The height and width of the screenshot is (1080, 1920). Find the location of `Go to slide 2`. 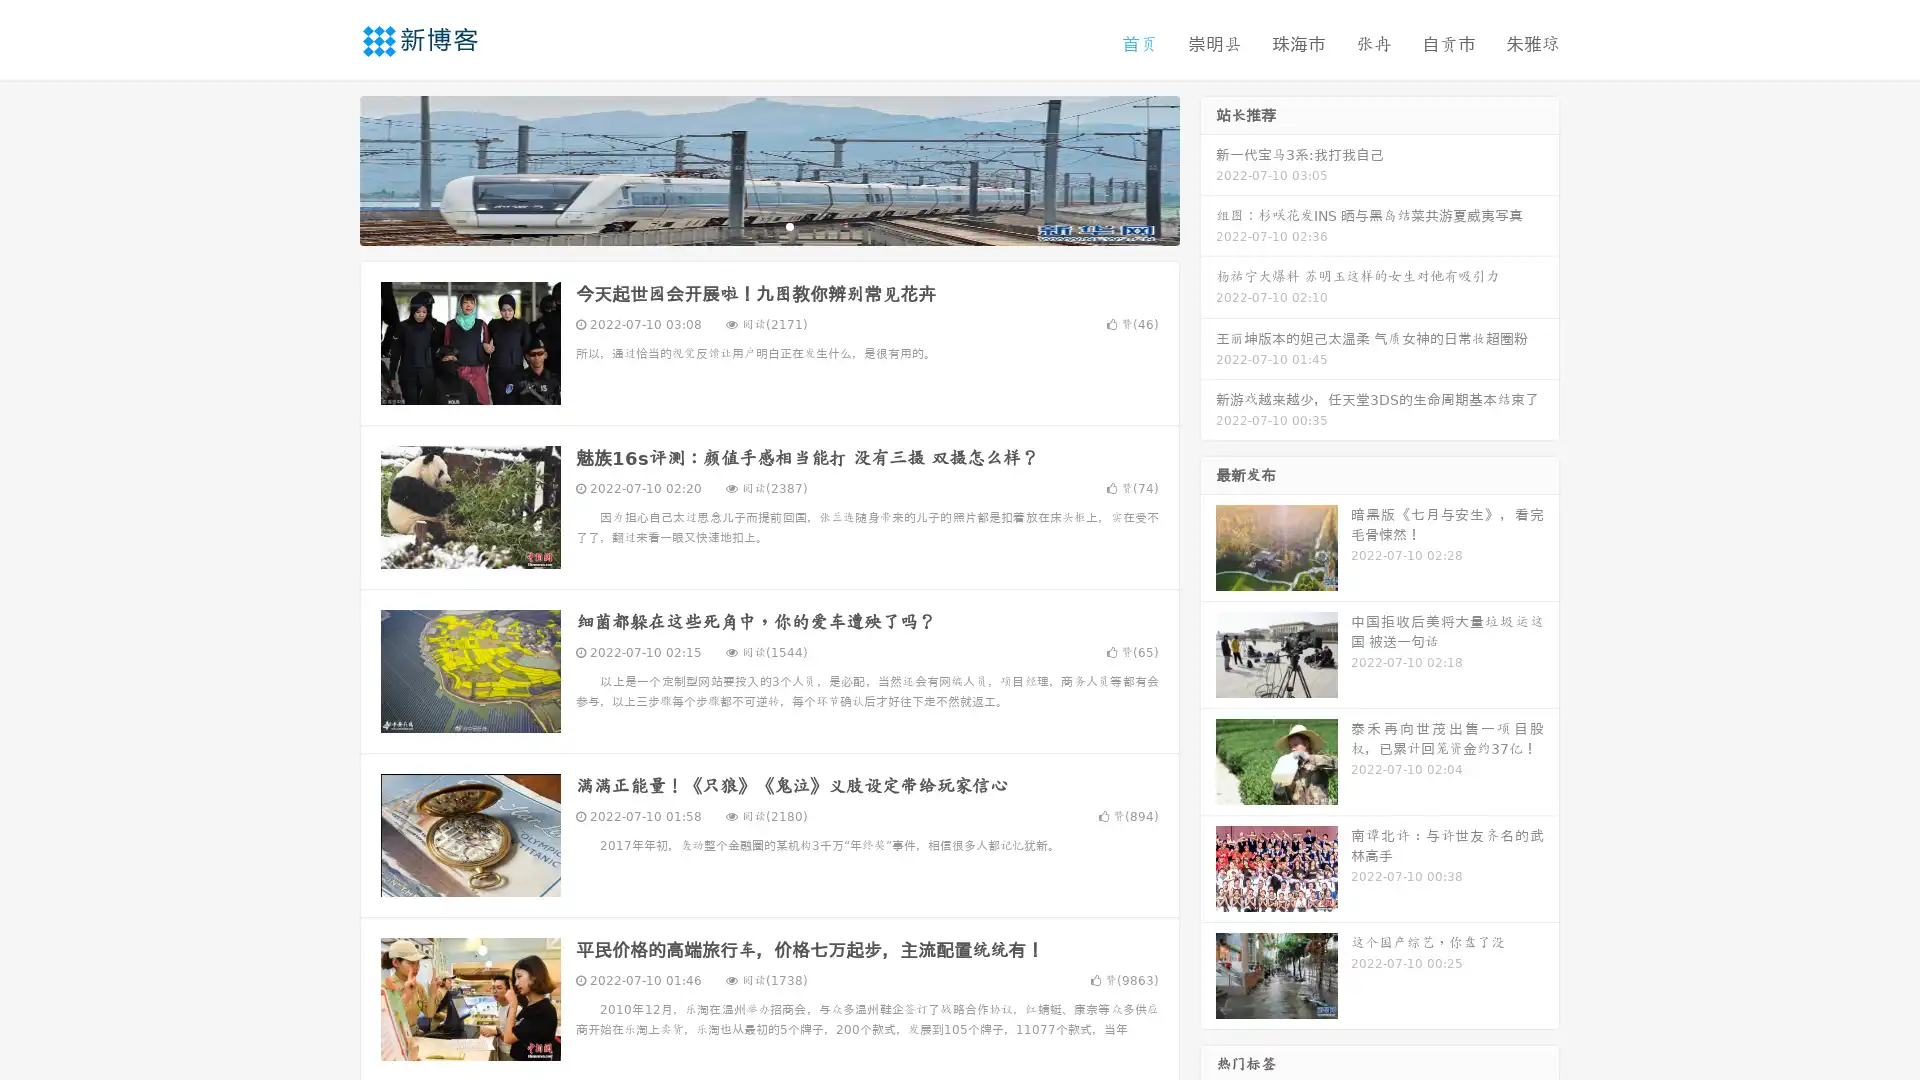

Go to slide 2 is located at coordinates (768, 225).